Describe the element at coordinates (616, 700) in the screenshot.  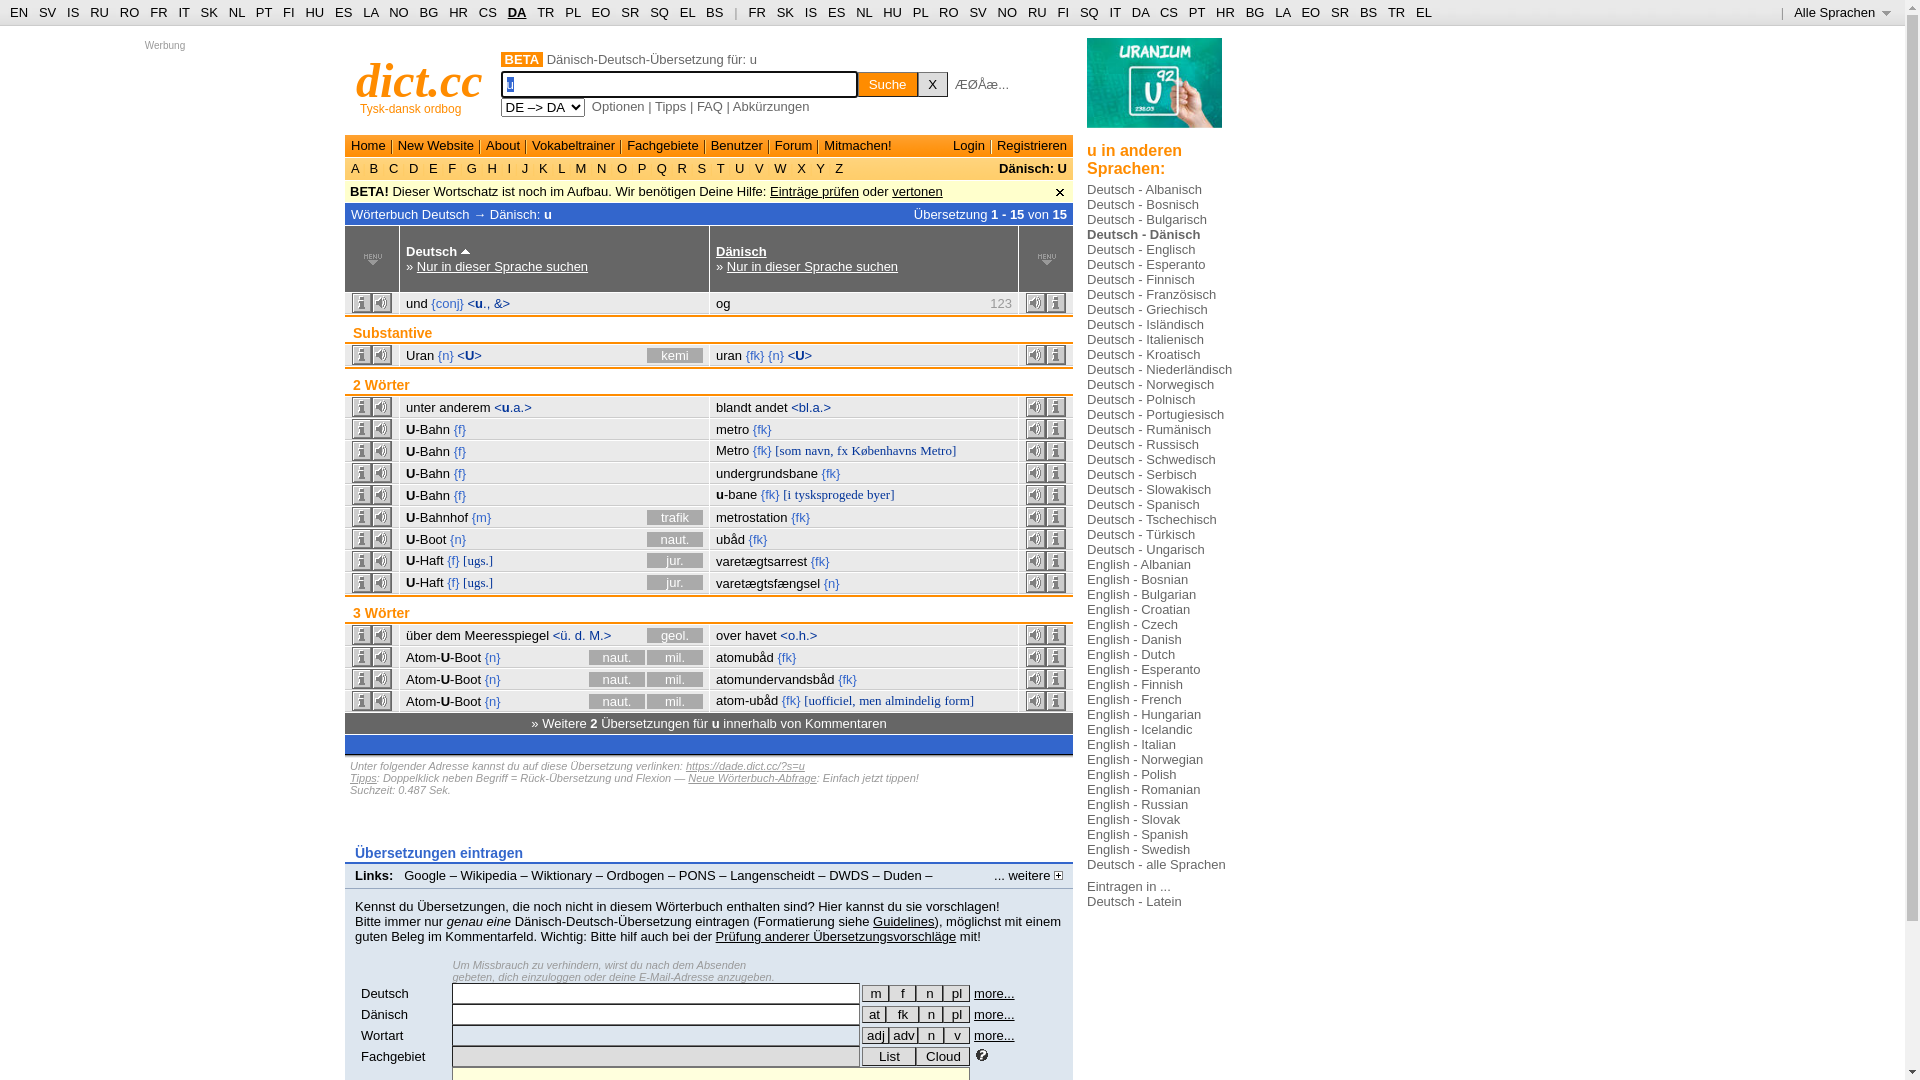
I see `'naut.'` at that location.